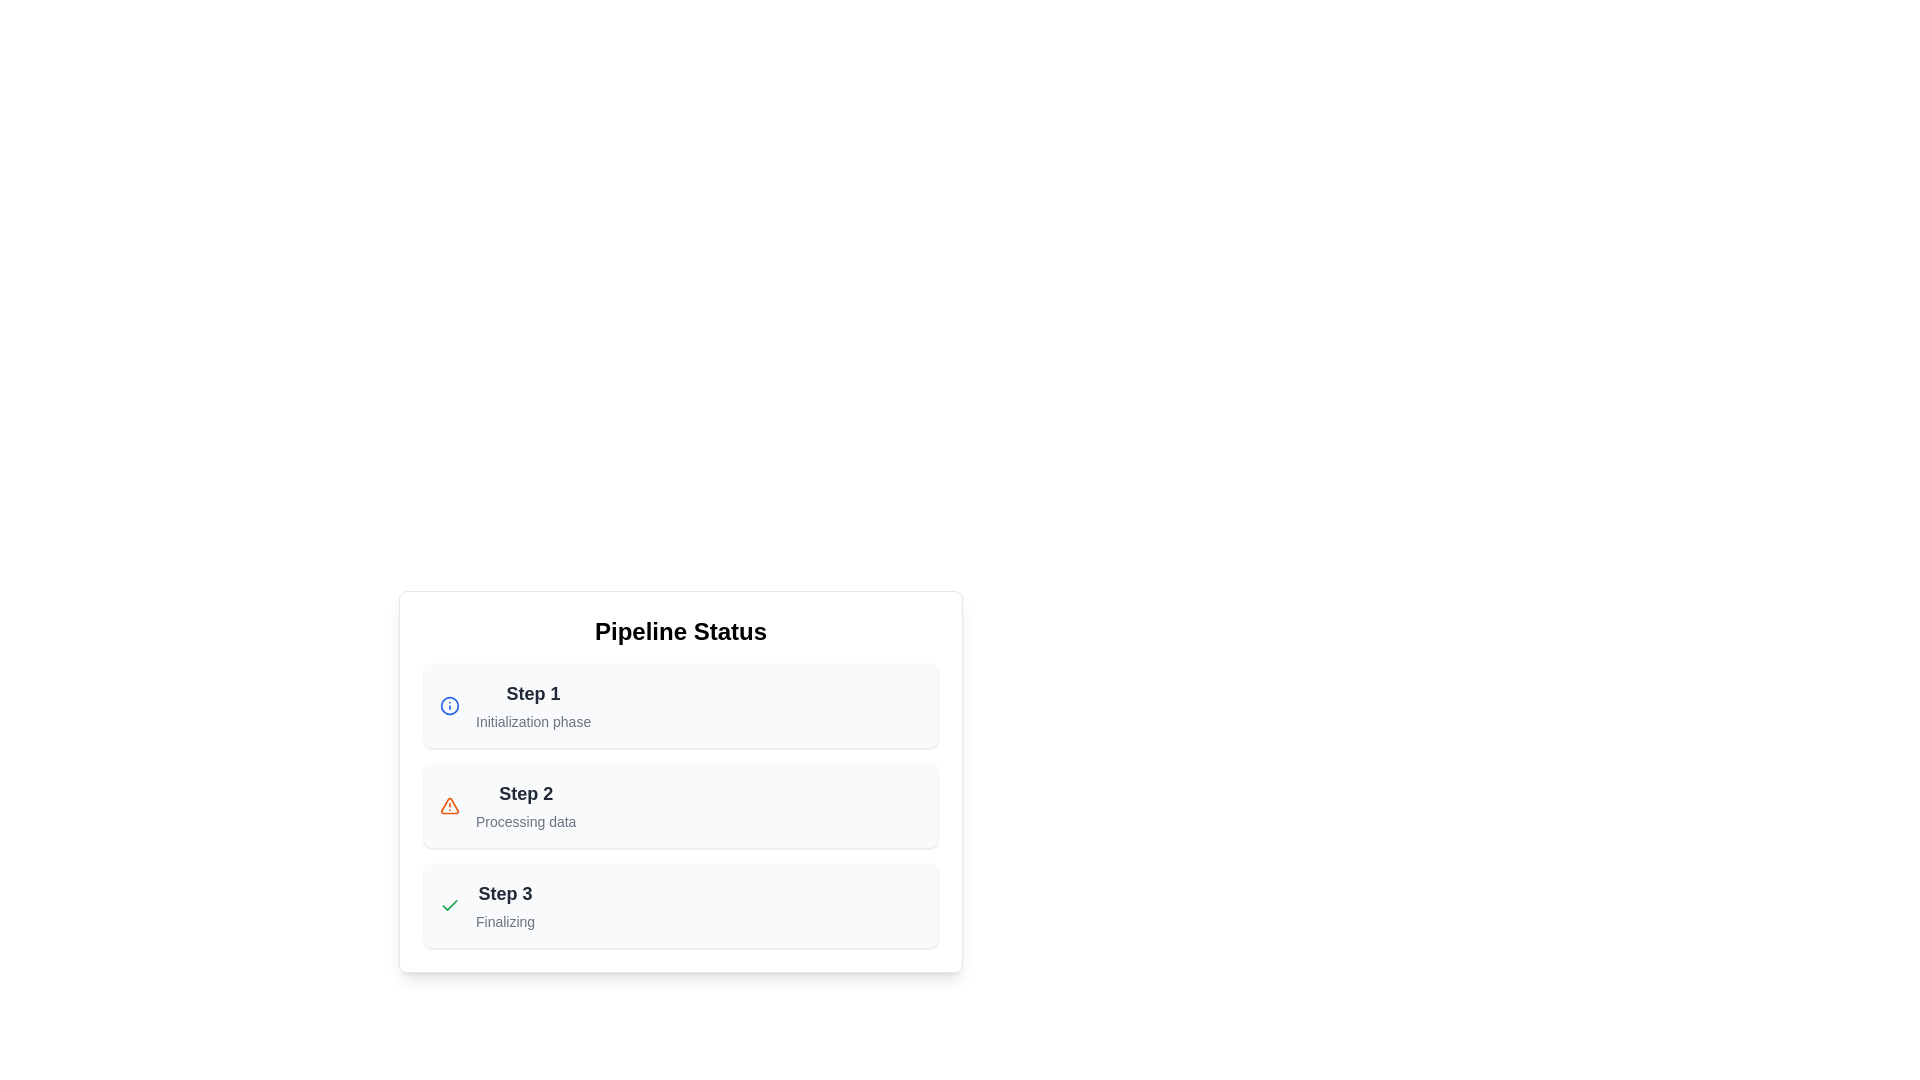 This screenshot has height=1080, width=1920. What do you see at coordinates (533, 704) in the screenshot?
I see `the static text label indicating the first step in the pipeline process, which has 'Initialization phase' as a subheading and is located within the first card beneath the 'Pipeline Status' heading` at bounding box center [533, 704].